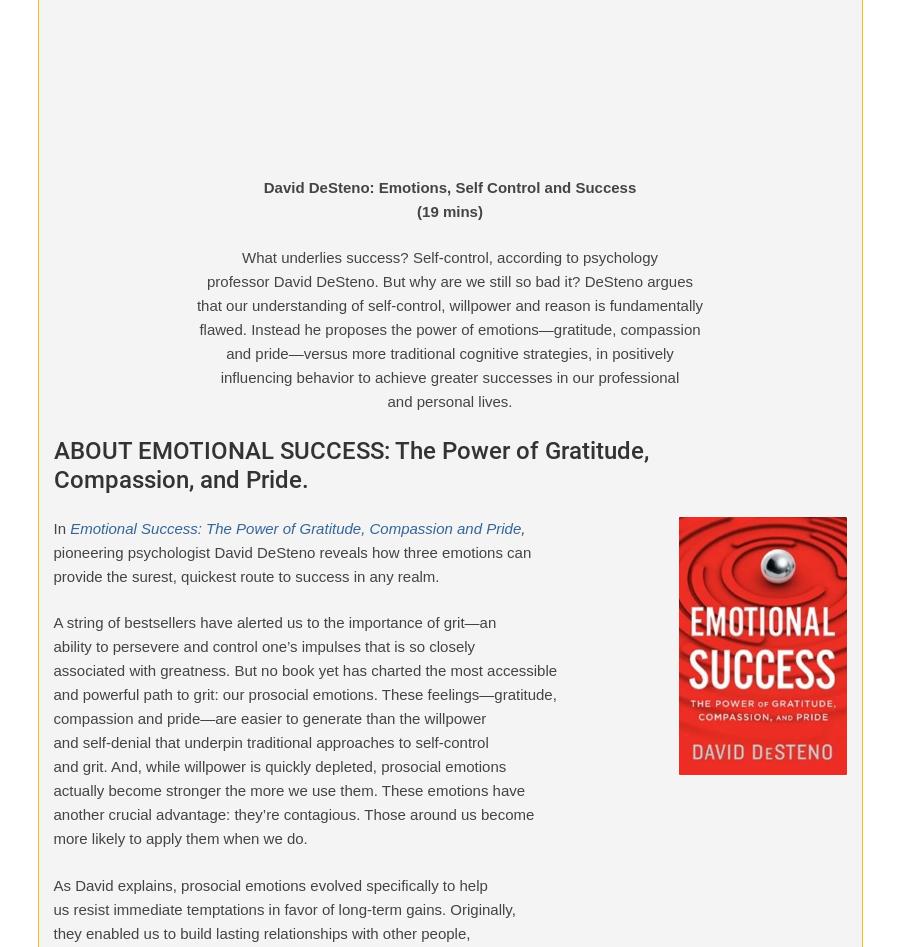 The height and width of the screenshot is (947, 900). Describe the element at coordinates (98, 49) in the screenshot. I see `'Emotional Intelligence for Success'` at that location.